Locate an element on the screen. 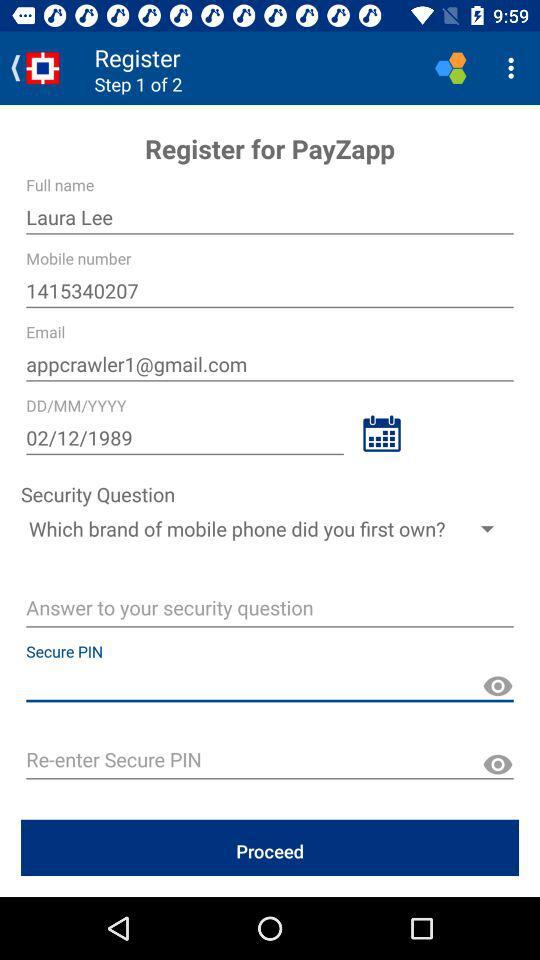  the date_range icon is located at coordinates (381, 433).